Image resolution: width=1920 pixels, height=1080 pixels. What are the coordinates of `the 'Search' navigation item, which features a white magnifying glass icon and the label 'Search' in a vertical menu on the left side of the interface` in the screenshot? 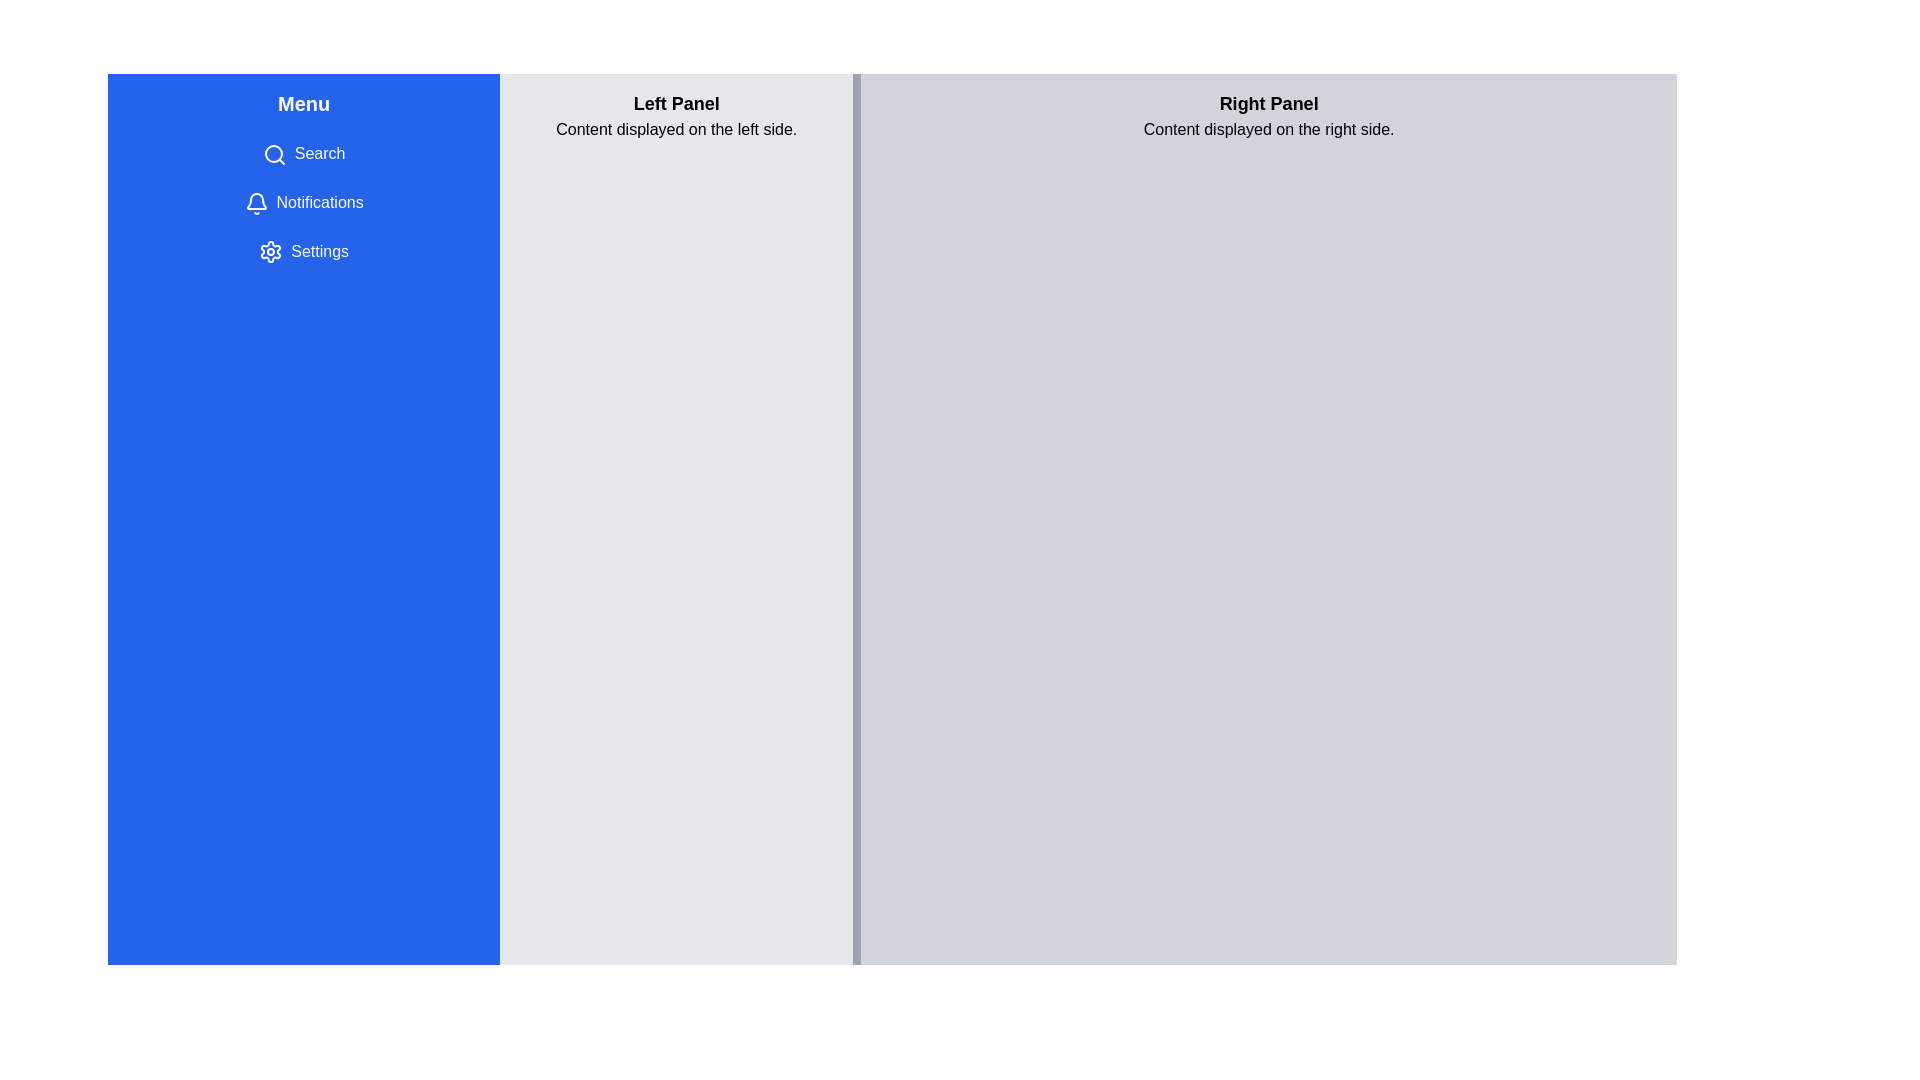 It's located at (303, 153).